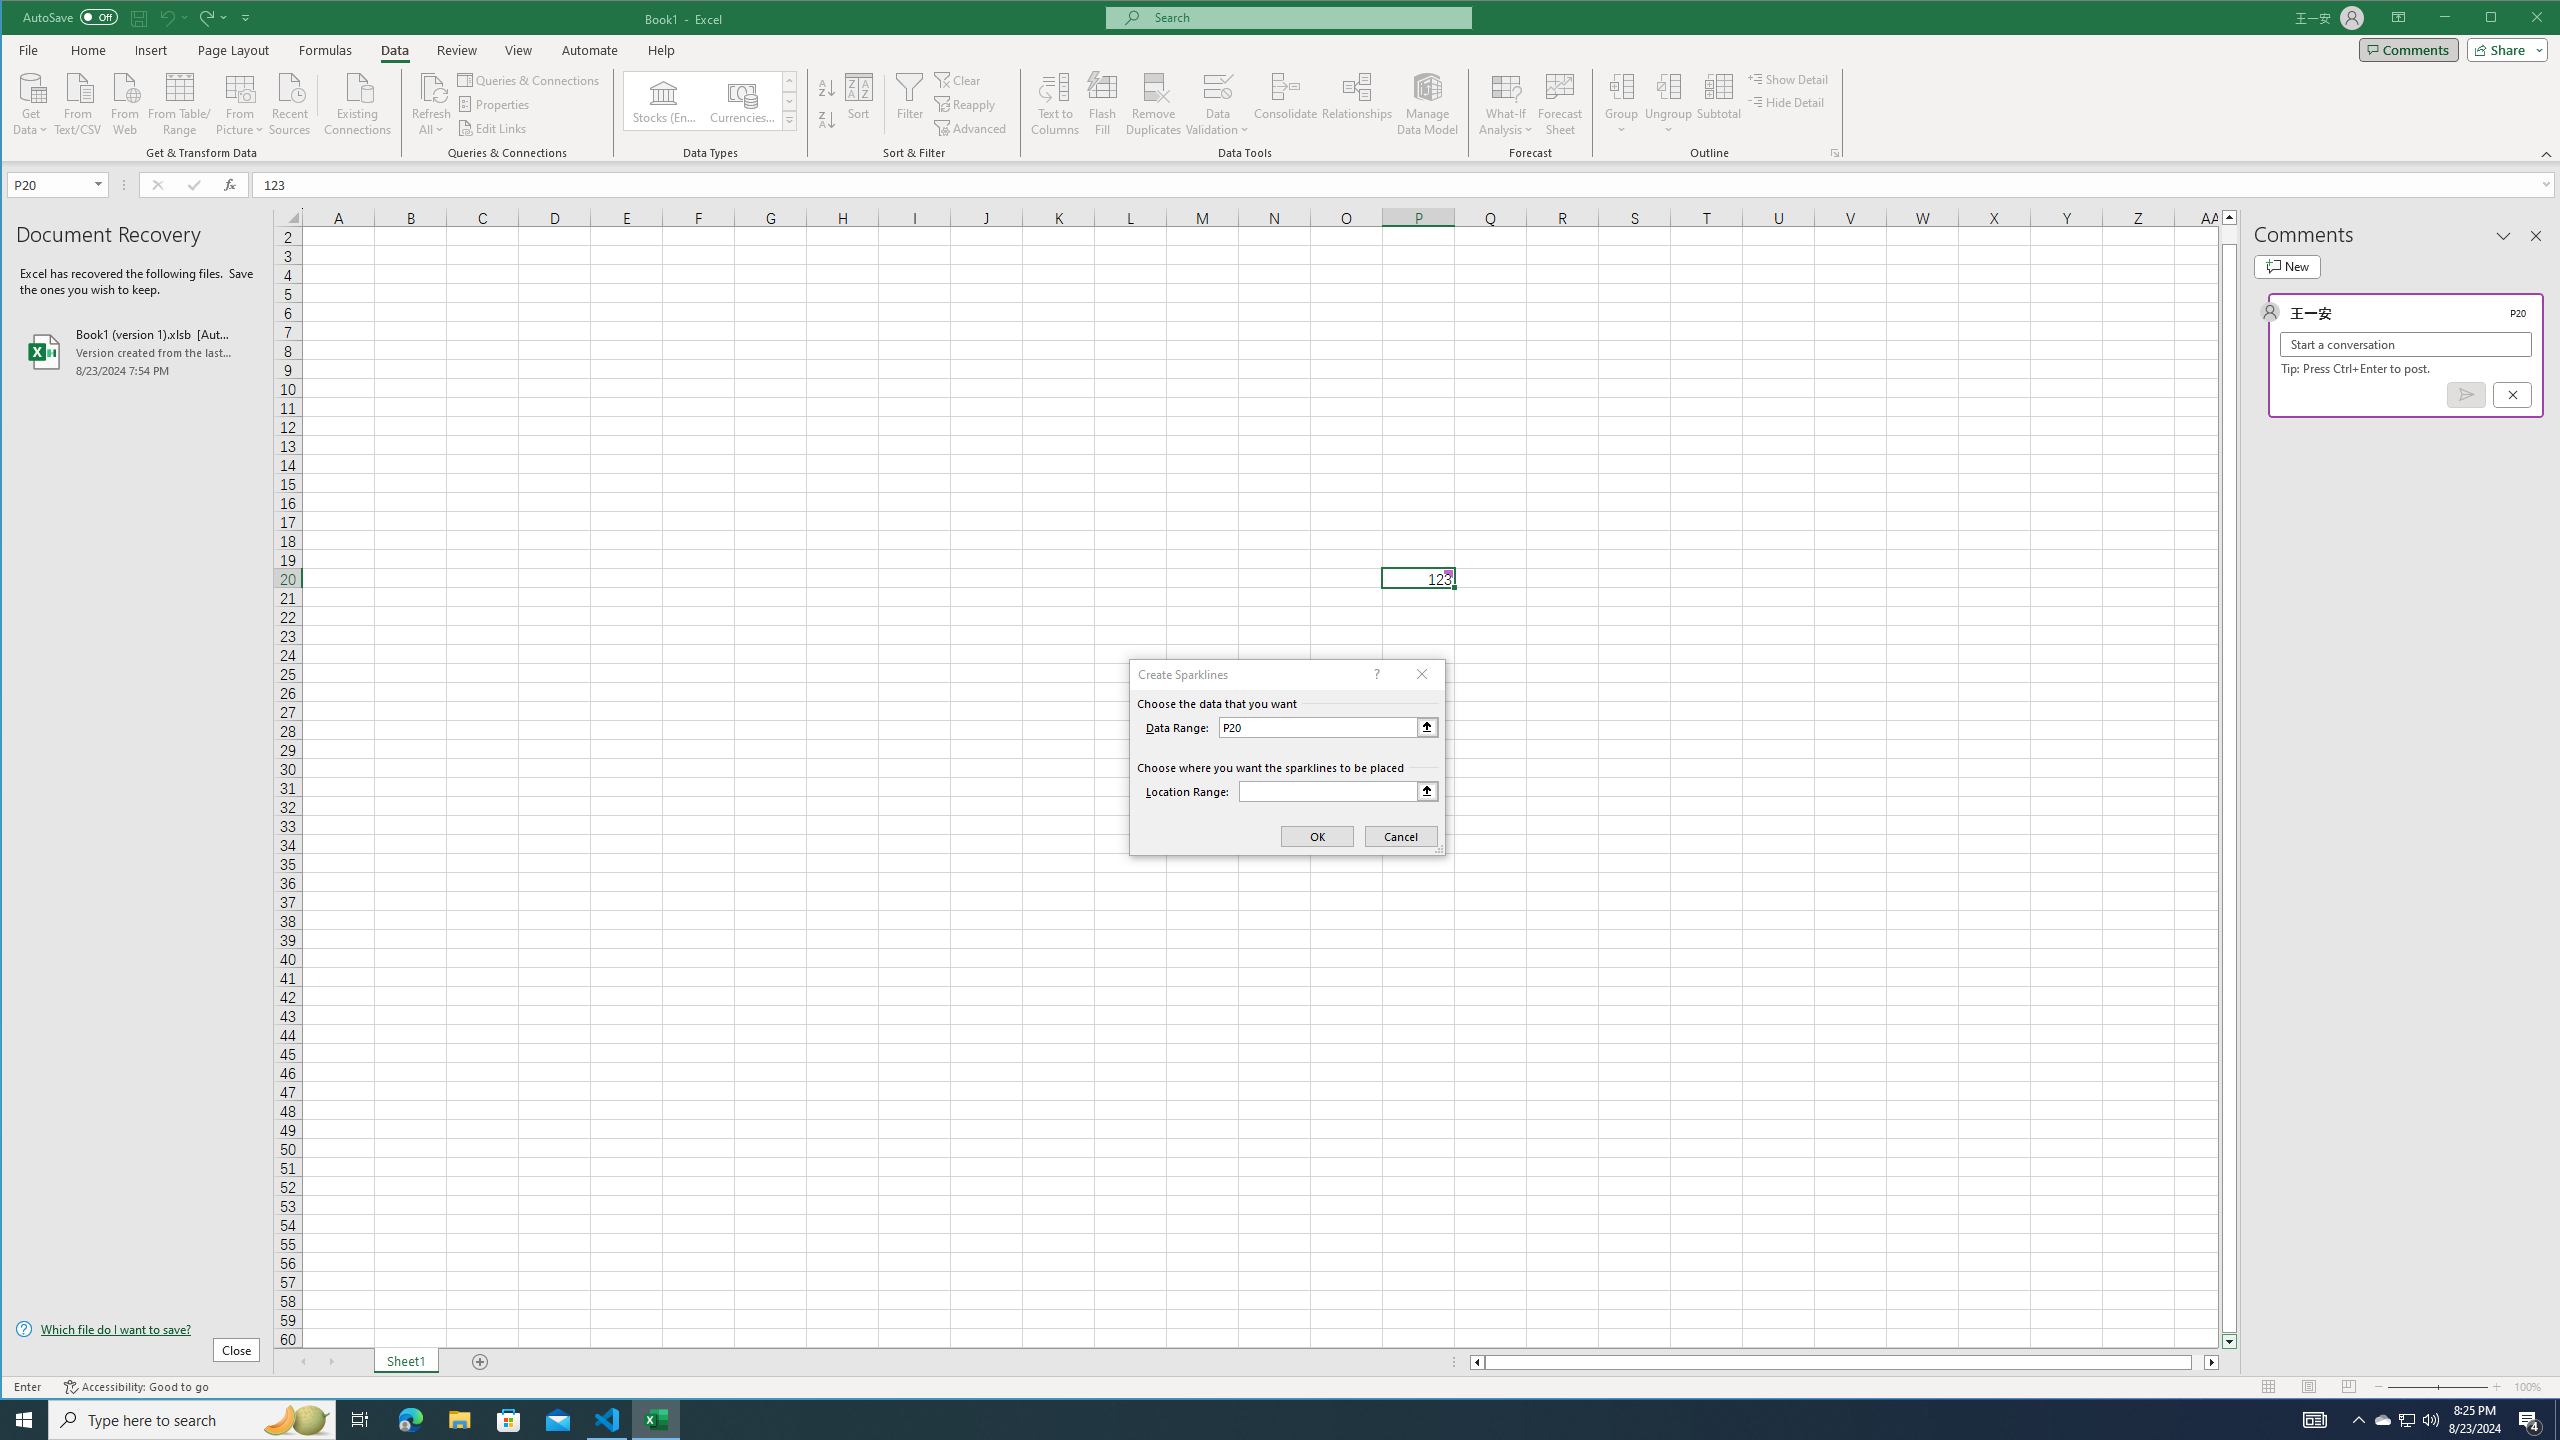  Describe the element at coordinates (1560, 103) in the screenshot. I see `'Forecast Sheet'` at that location.